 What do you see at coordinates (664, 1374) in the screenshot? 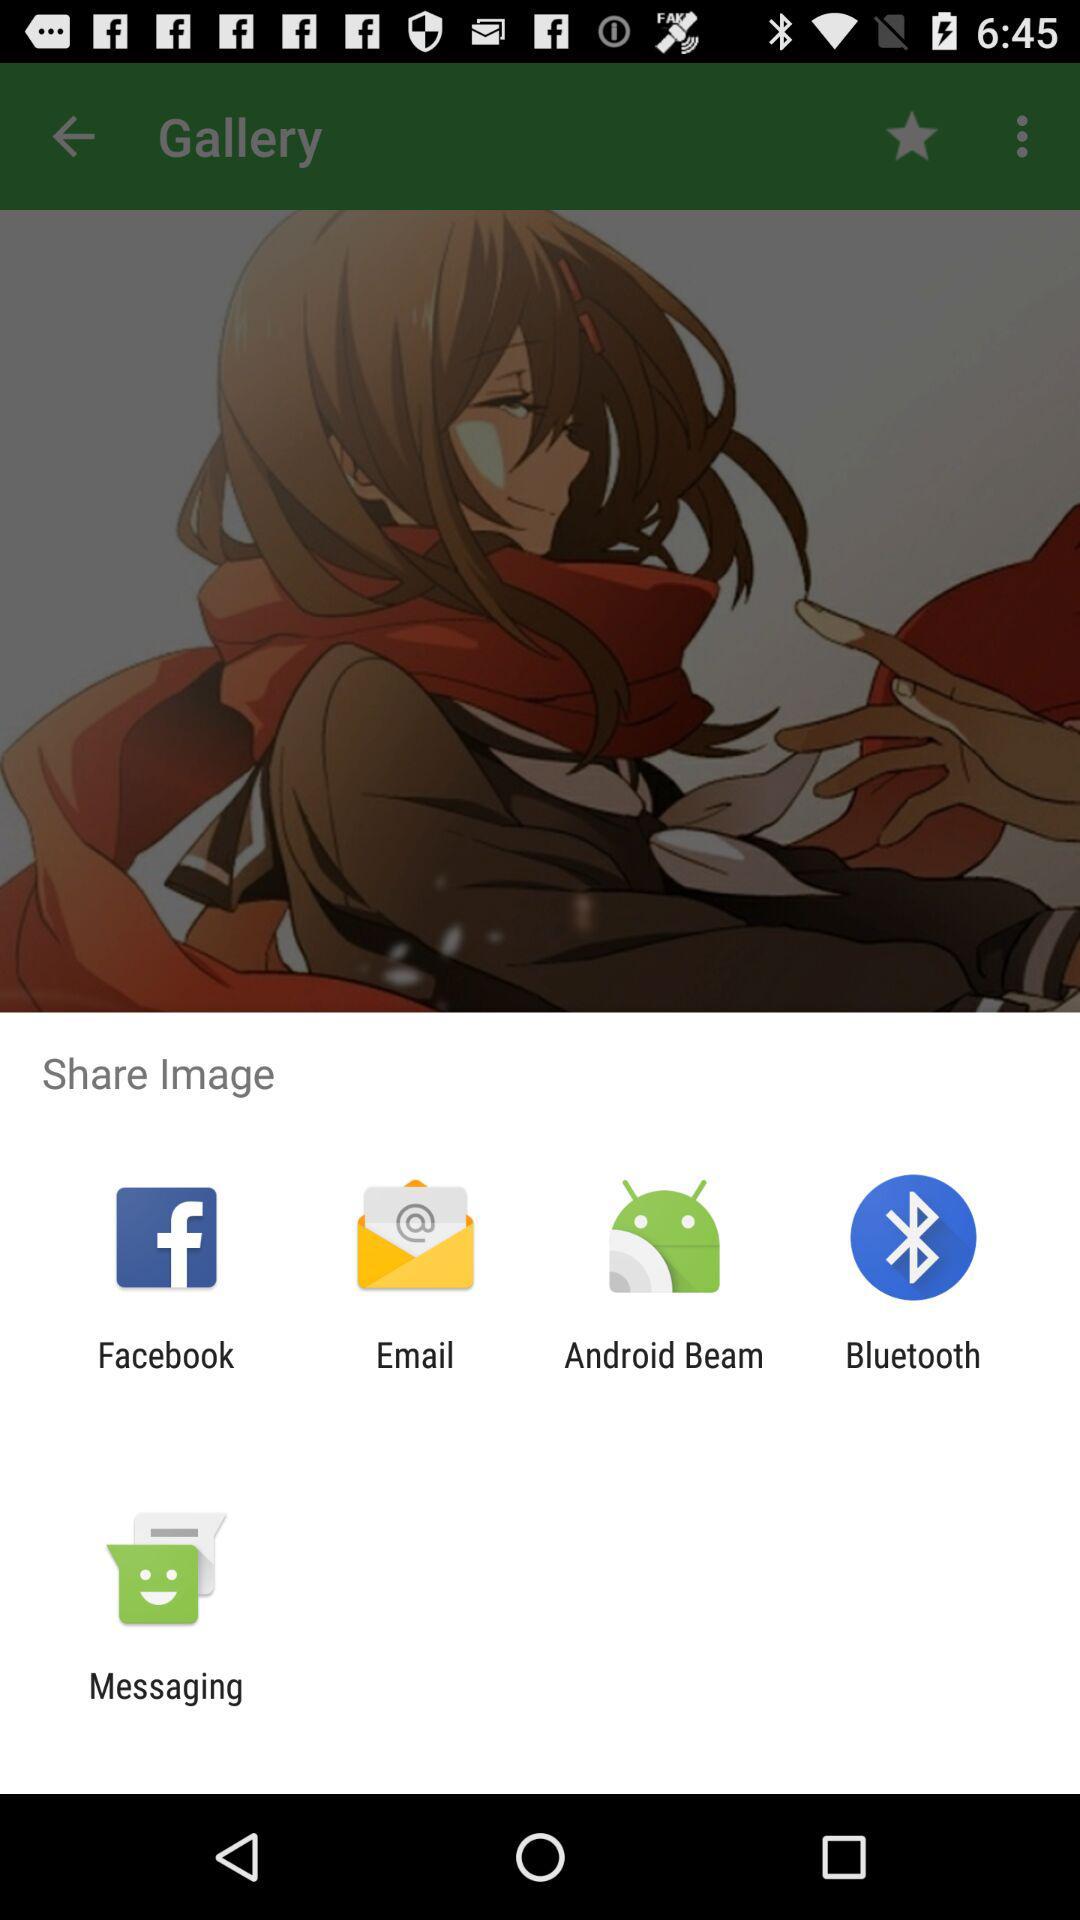
I see `the app next to the email app` at bounding box center [664, 1374].